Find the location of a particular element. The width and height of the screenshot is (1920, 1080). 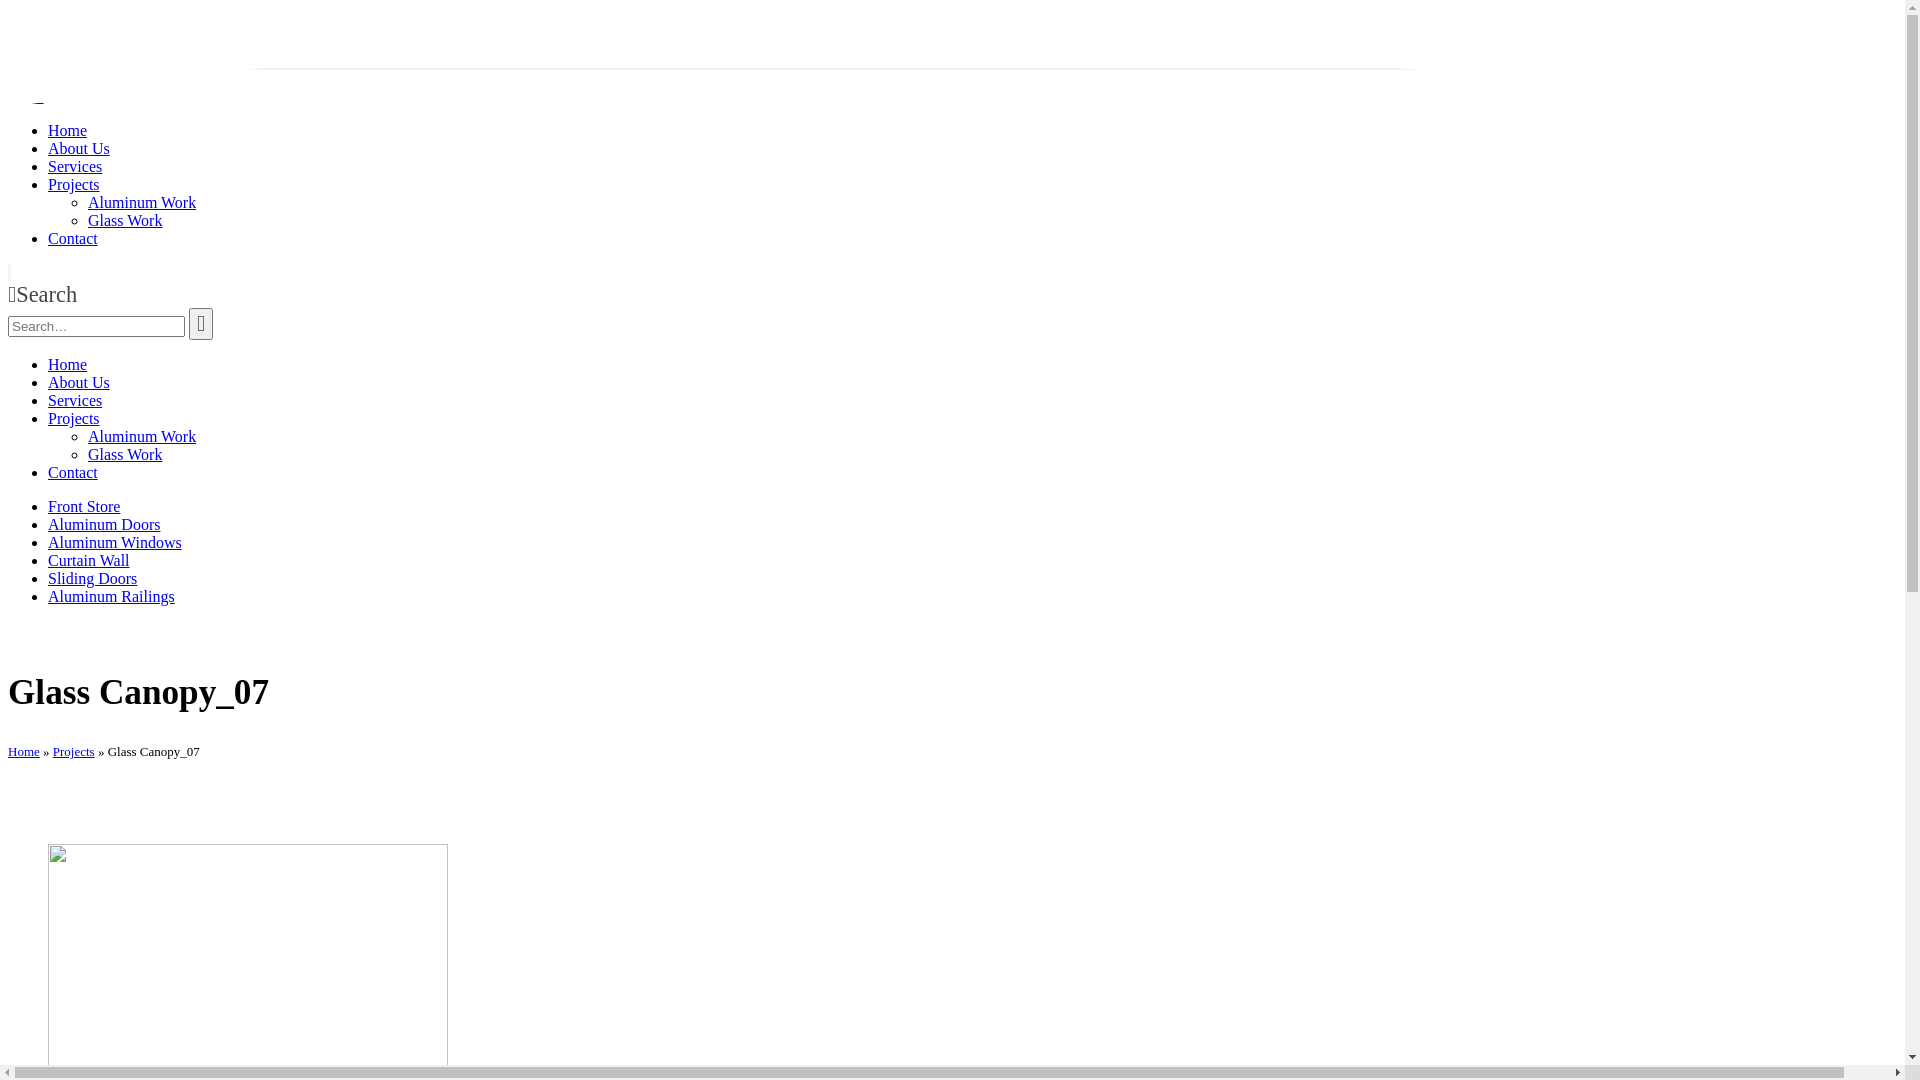

'Aluminum Railings' is located at coordinates (48, 595).